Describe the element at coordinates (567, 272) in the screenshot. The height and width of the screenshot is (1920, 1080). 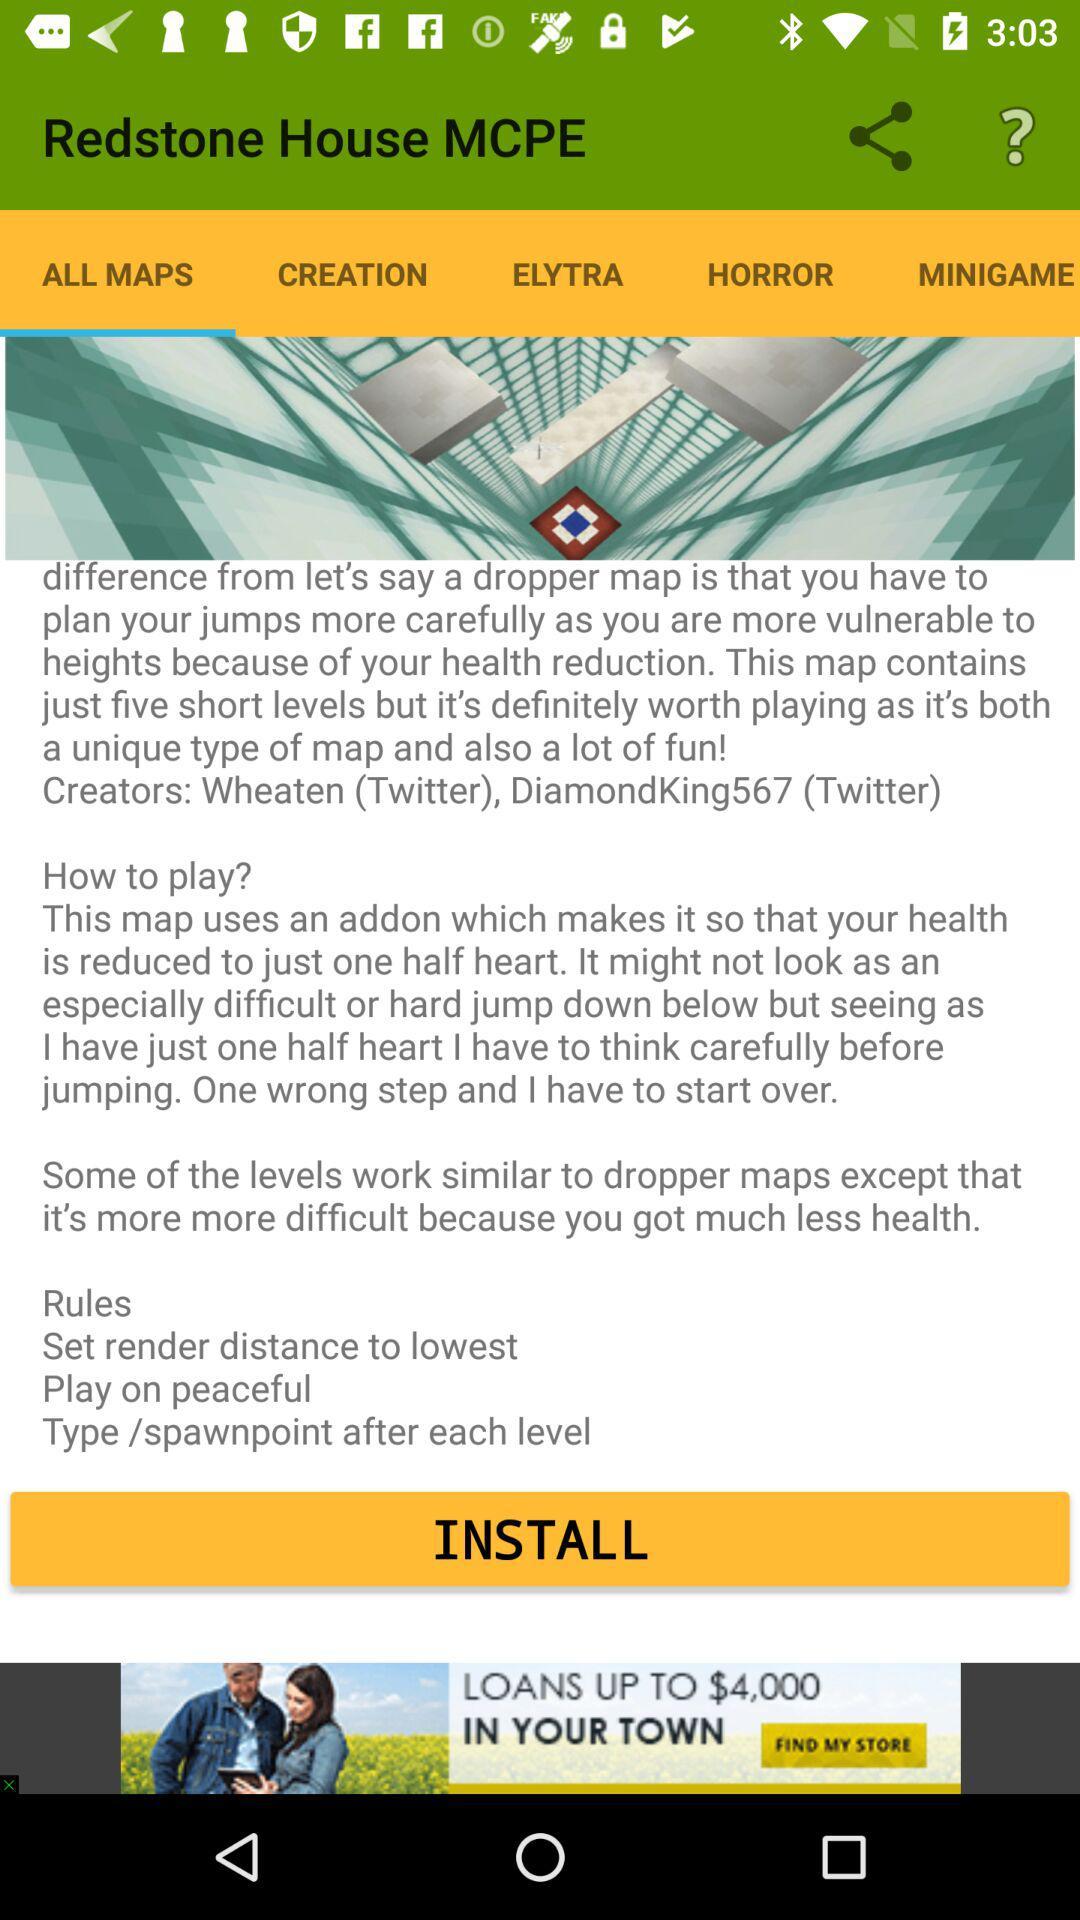
I see `the icon next to the creation item` at that location.